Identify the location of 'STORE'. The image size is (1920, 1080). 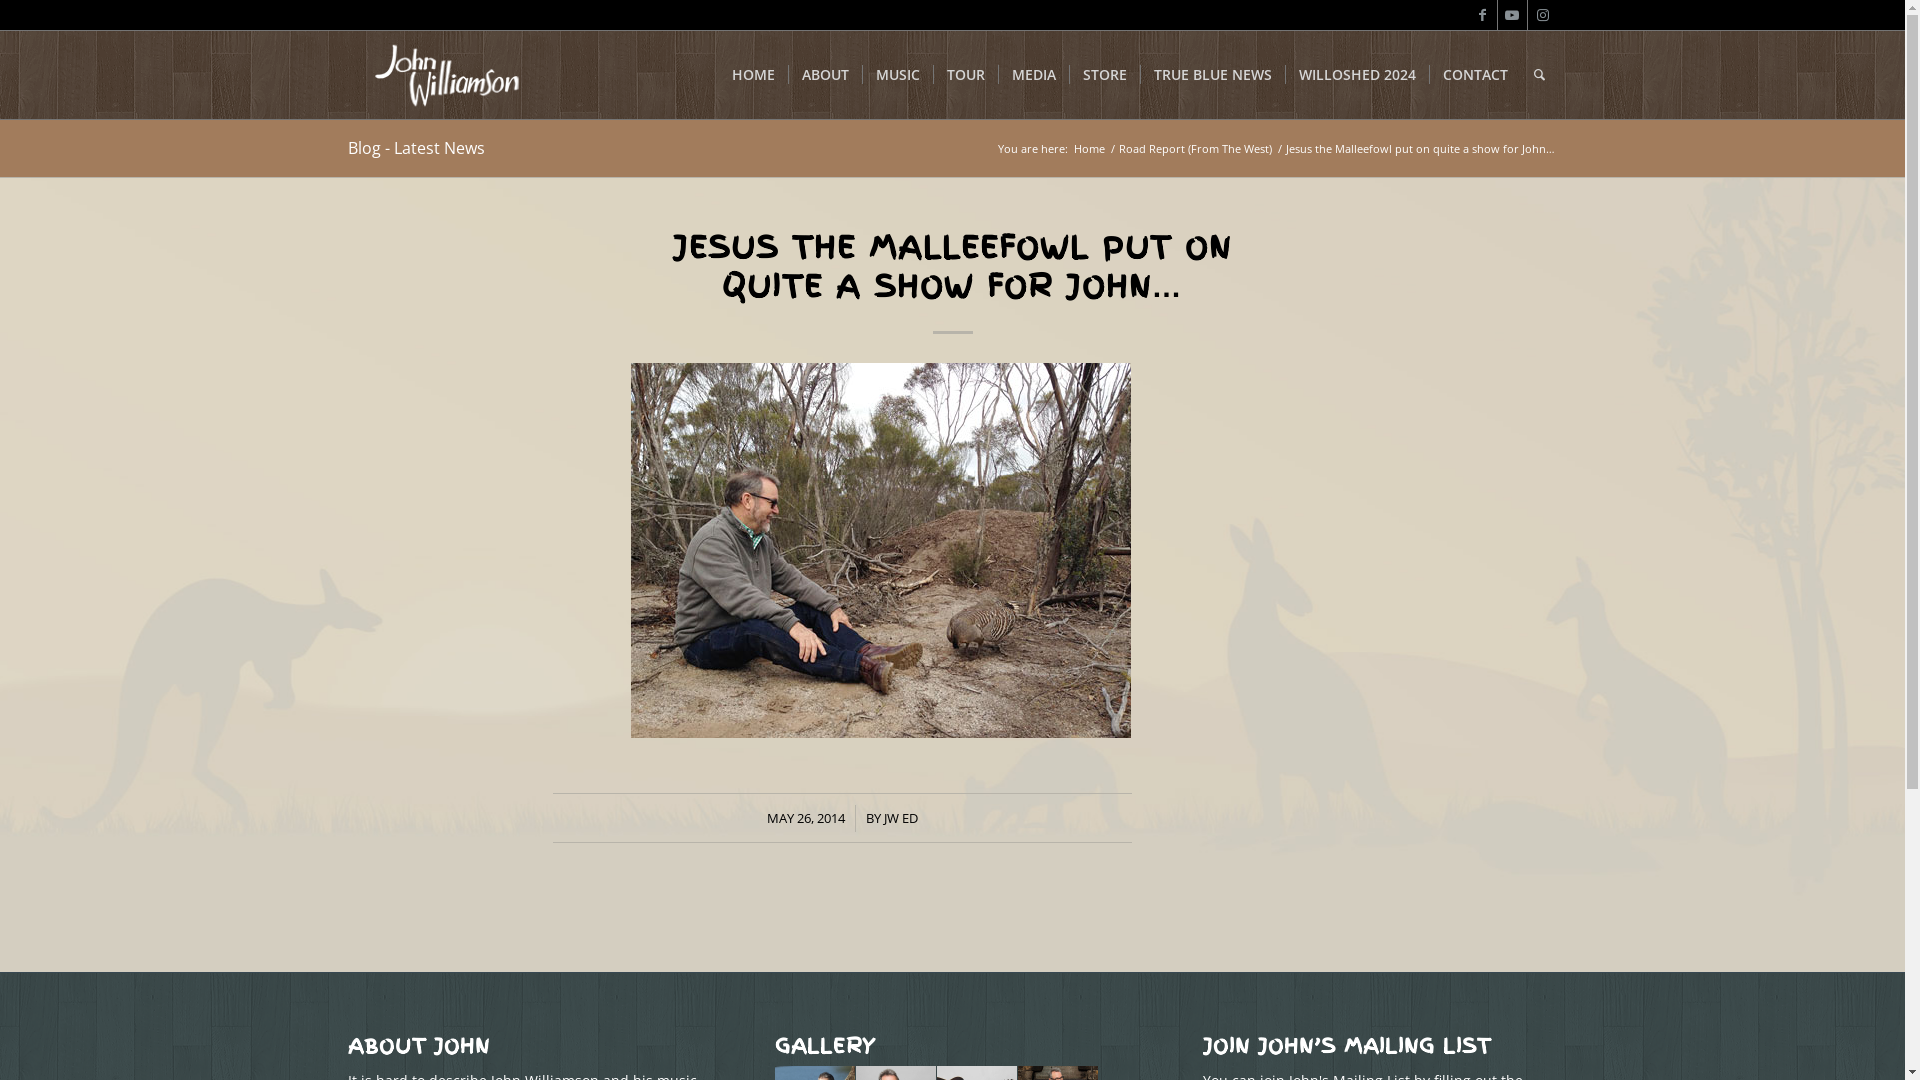
(1102, 73).